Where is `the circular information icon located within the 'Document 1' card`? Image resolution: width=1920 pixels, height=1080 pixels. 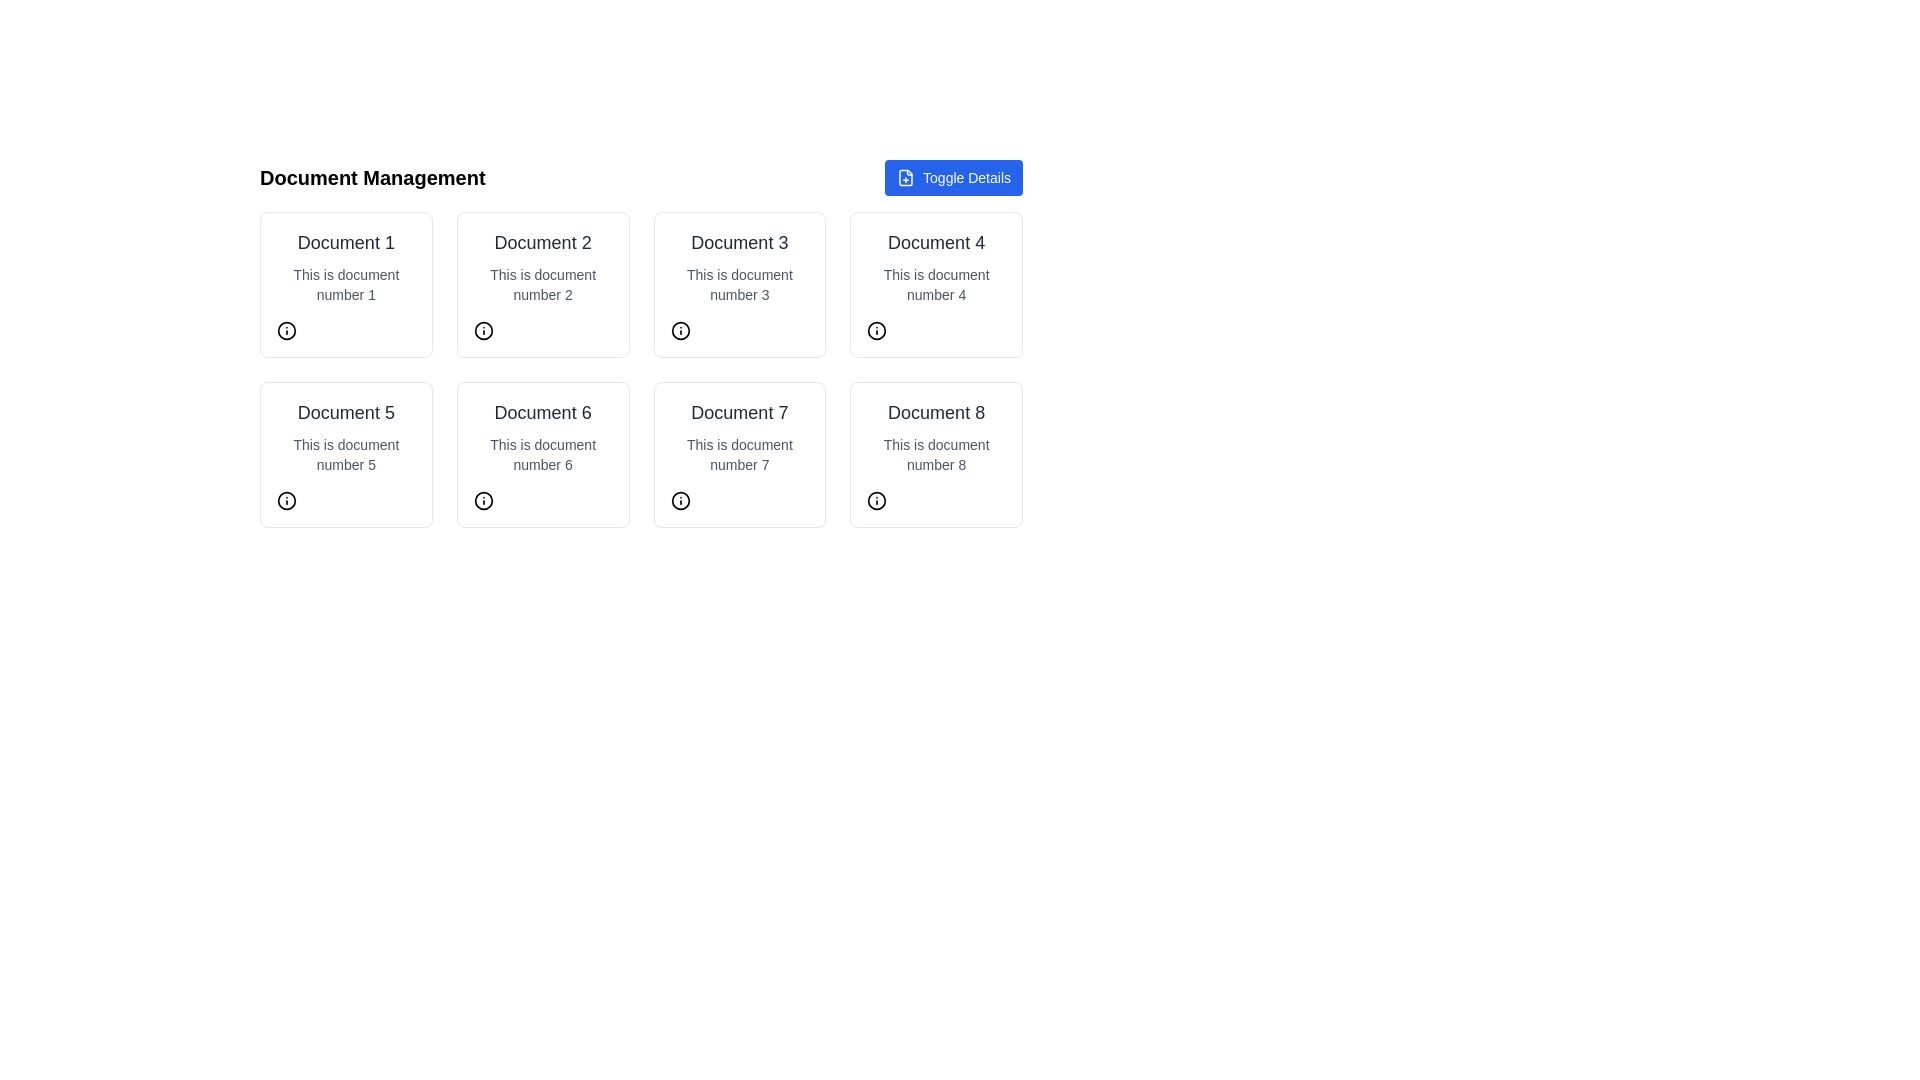 the circular information icon located within the 'Document 1' card is located at coordinates (286, 330).